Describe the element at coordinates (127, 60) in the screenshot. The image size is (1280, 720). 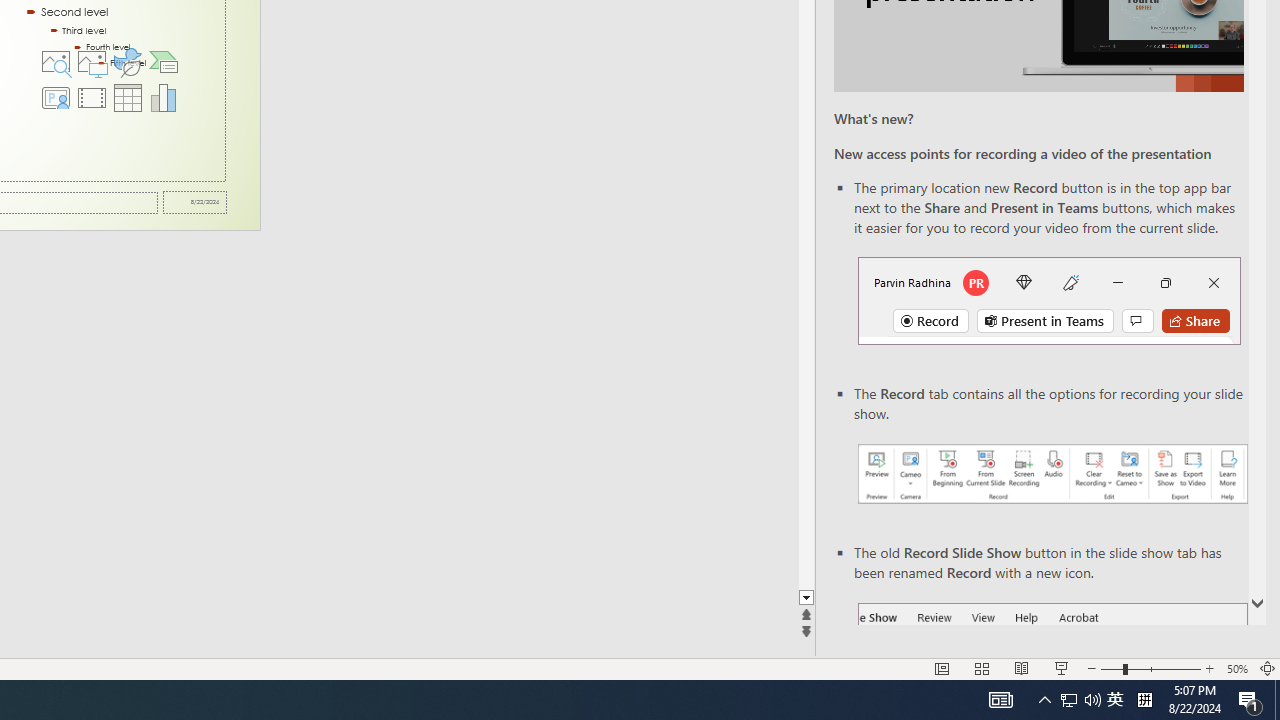
I see `'Insert an Icon'` at that location.